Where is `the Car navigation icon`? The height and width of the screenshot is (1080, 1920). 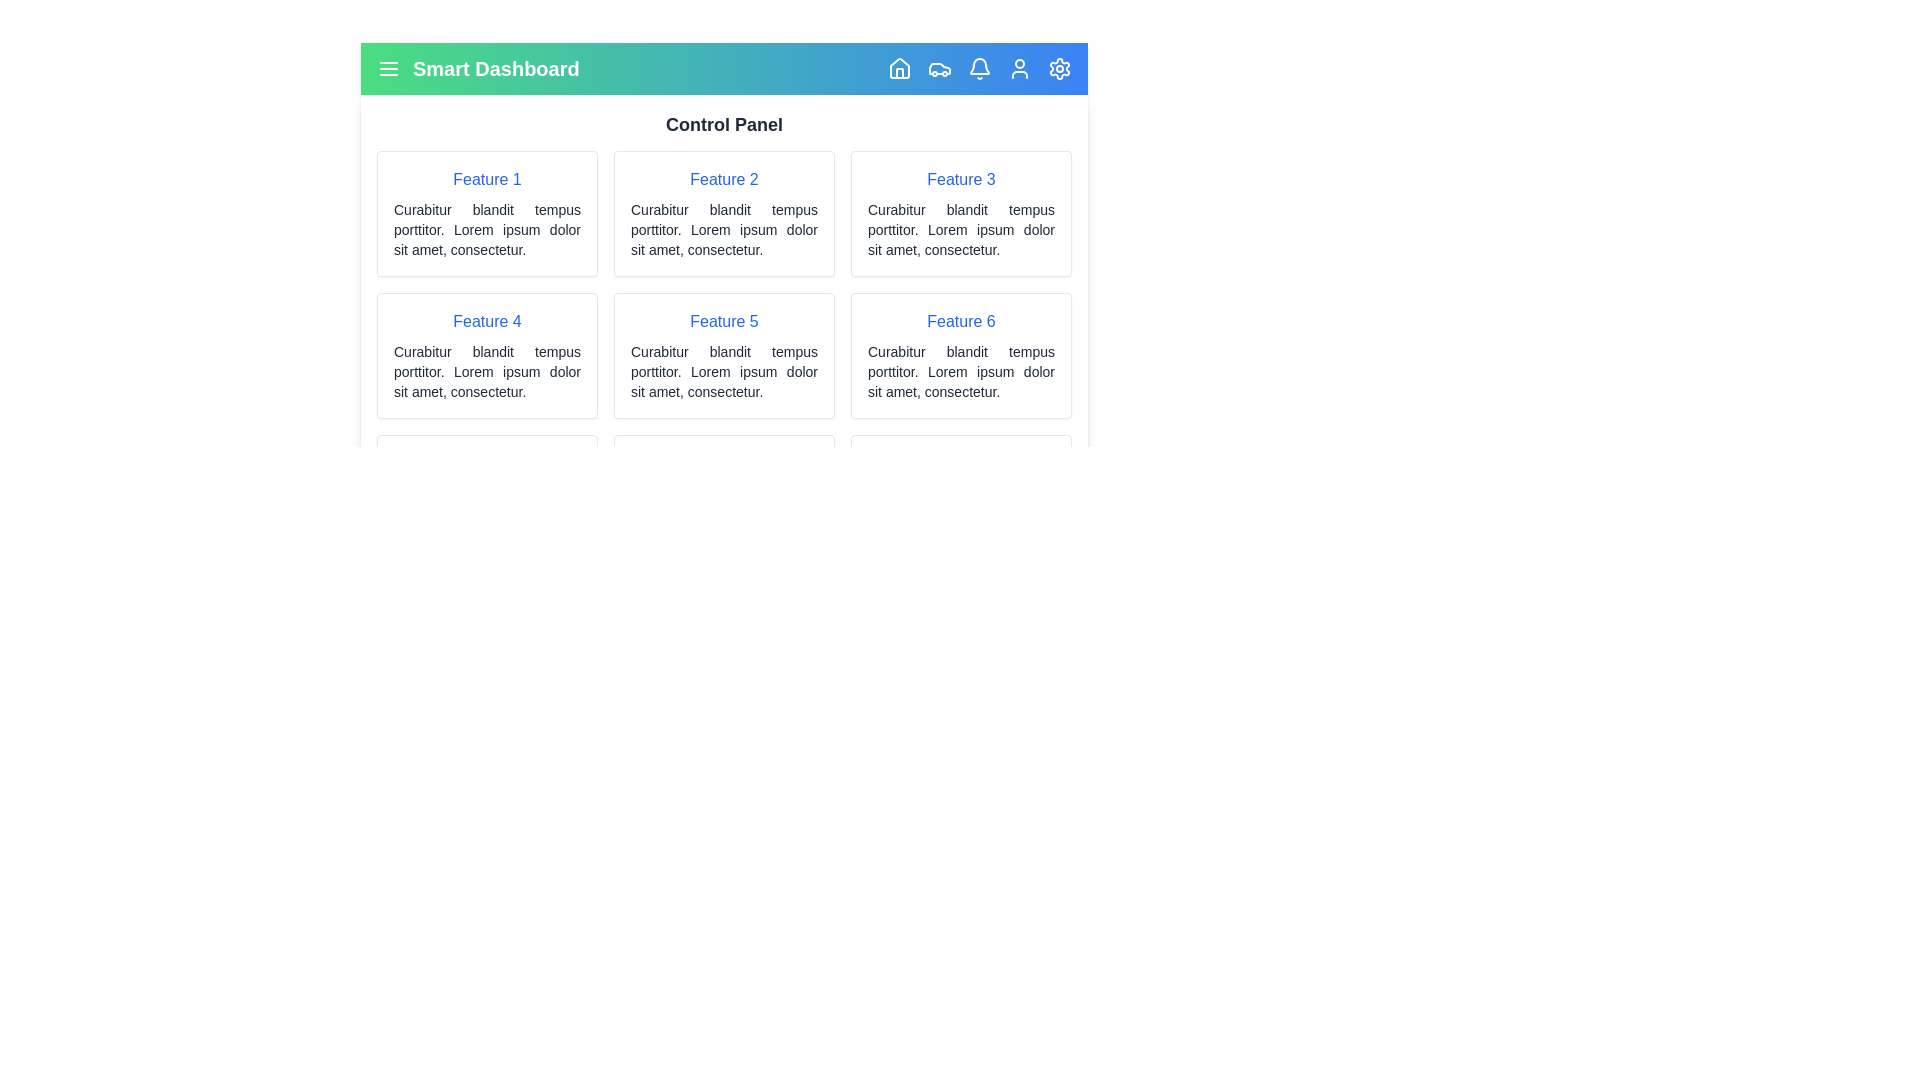 the Car navigation icon is located at coordinates (939, 68).